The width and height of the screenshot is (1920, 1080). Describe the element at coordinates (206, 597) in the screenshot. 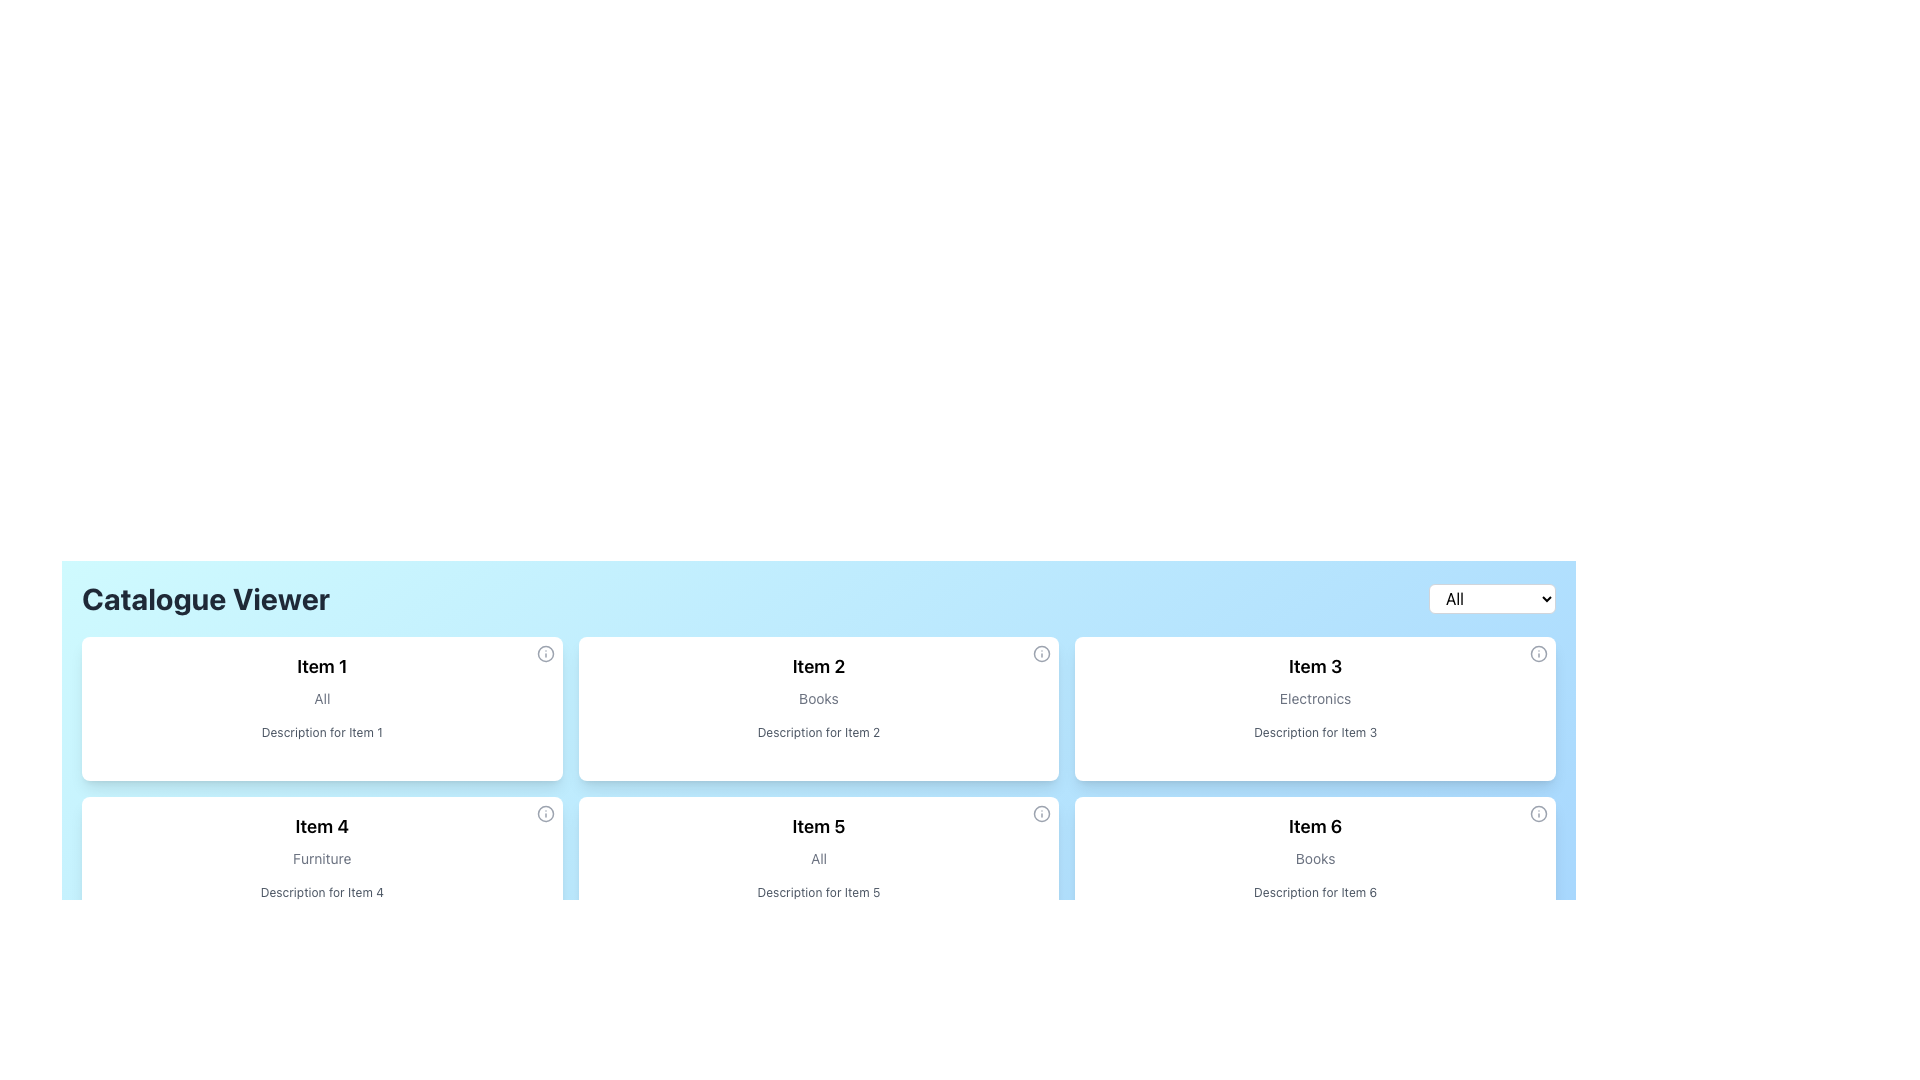

I see `the Text Label that serves as a header or title for the catalogue viewer, located at the top left of the interface` at that location.